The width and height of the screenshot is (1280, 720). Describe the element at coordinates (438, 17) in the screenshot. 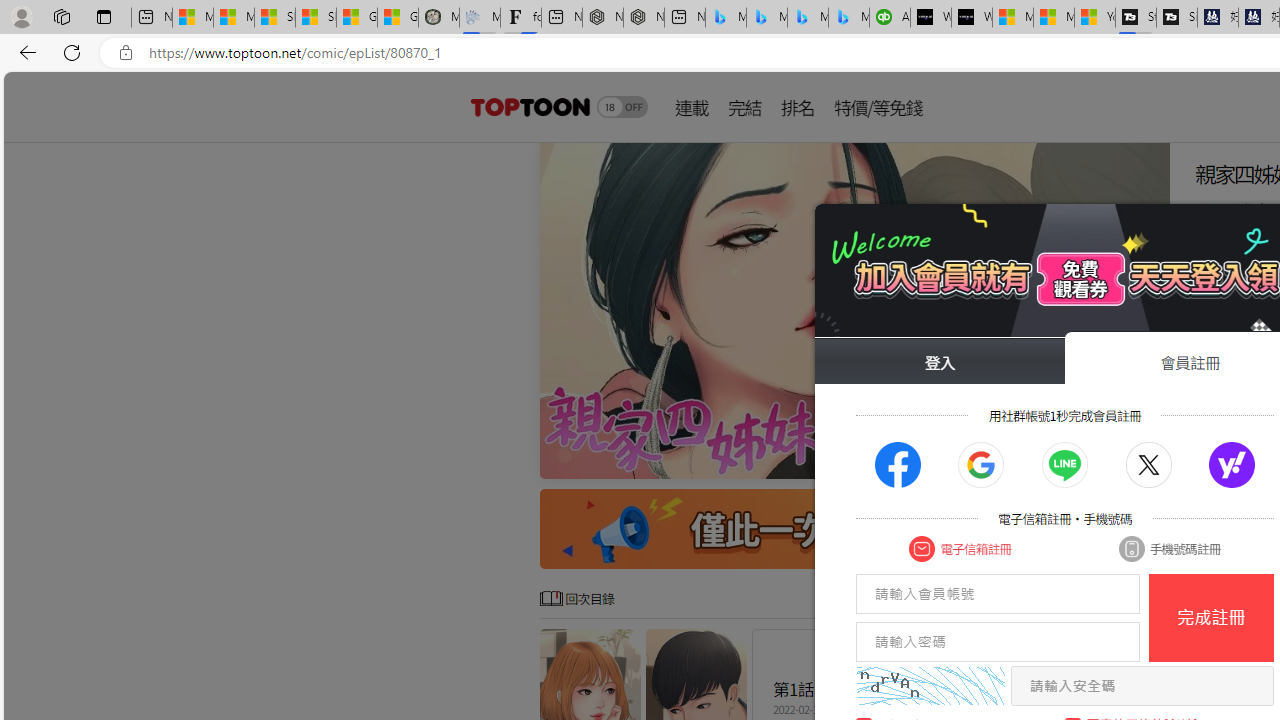

I see `'Manatee Mortality Statistics | FWC'` at that location.